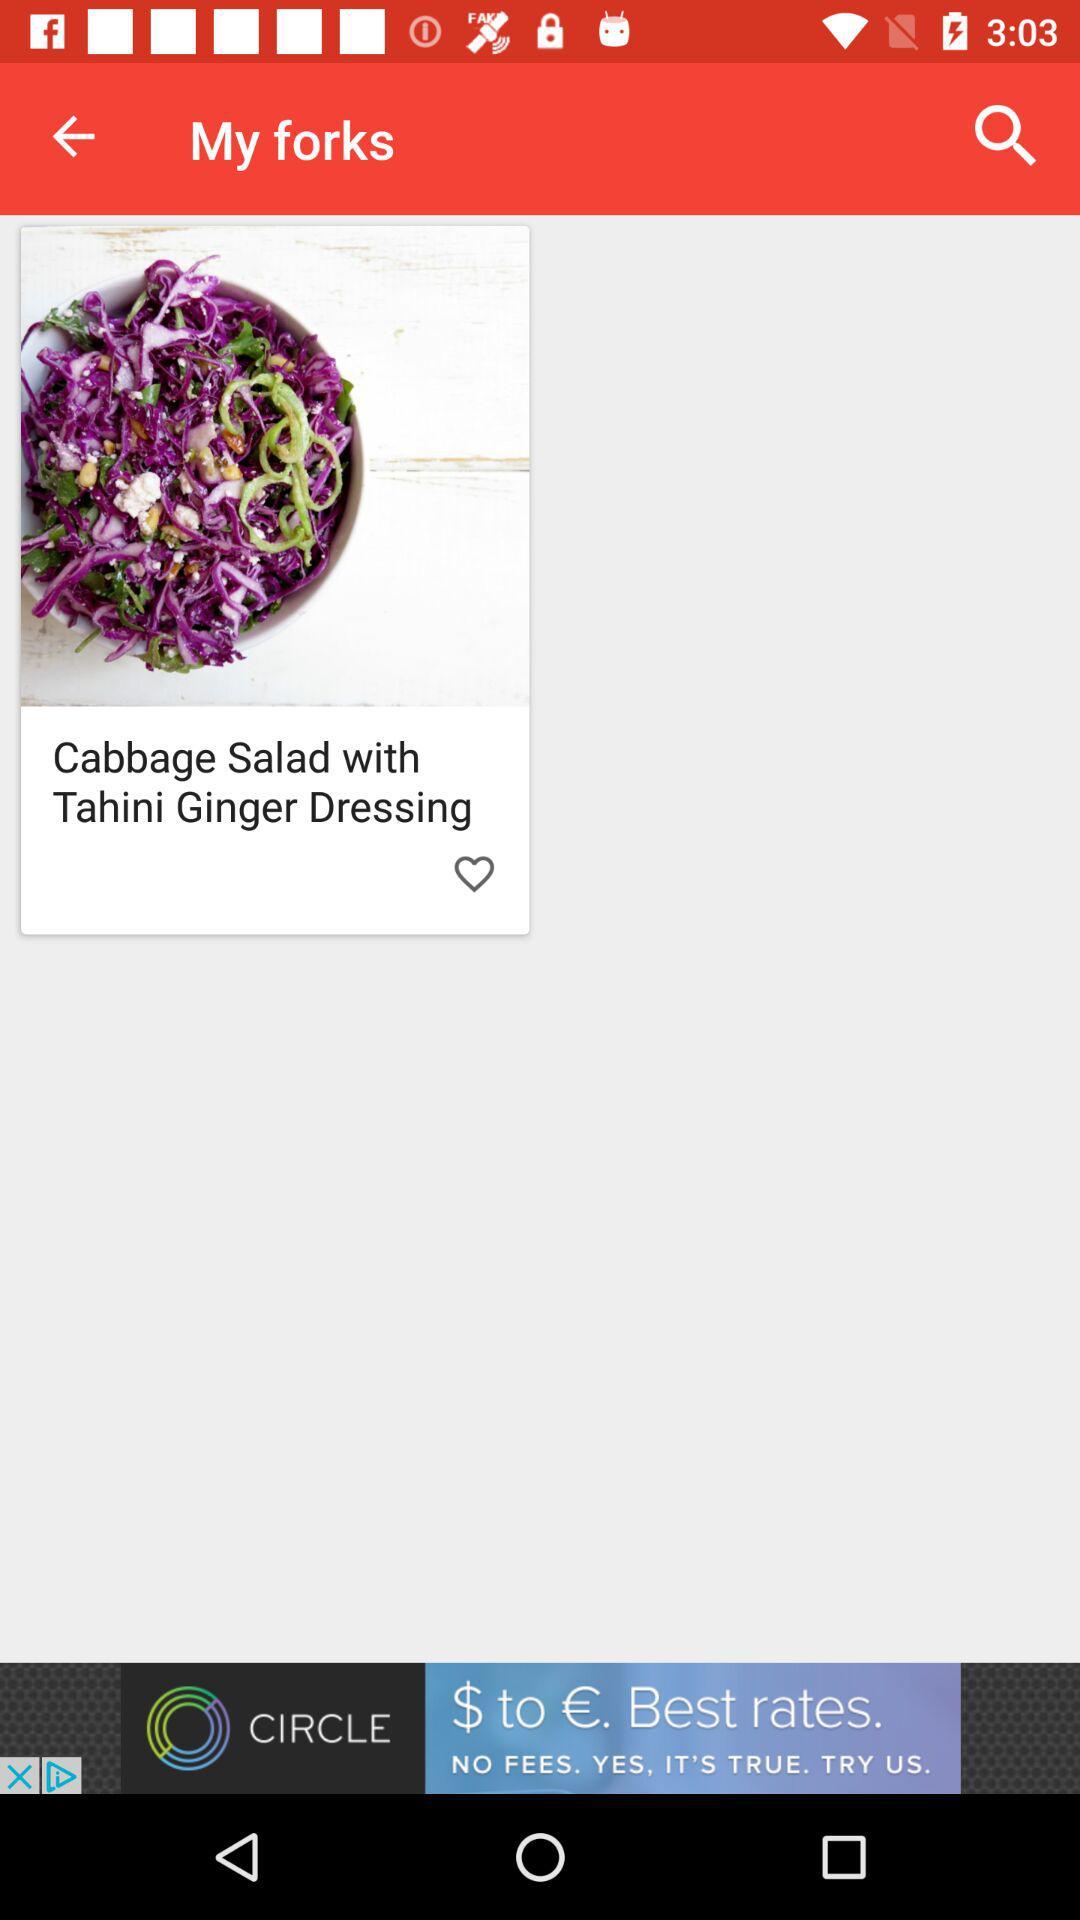  Describe the element at coordinates (540, 1727) in the screenshot. I see `connect to site` at that location.